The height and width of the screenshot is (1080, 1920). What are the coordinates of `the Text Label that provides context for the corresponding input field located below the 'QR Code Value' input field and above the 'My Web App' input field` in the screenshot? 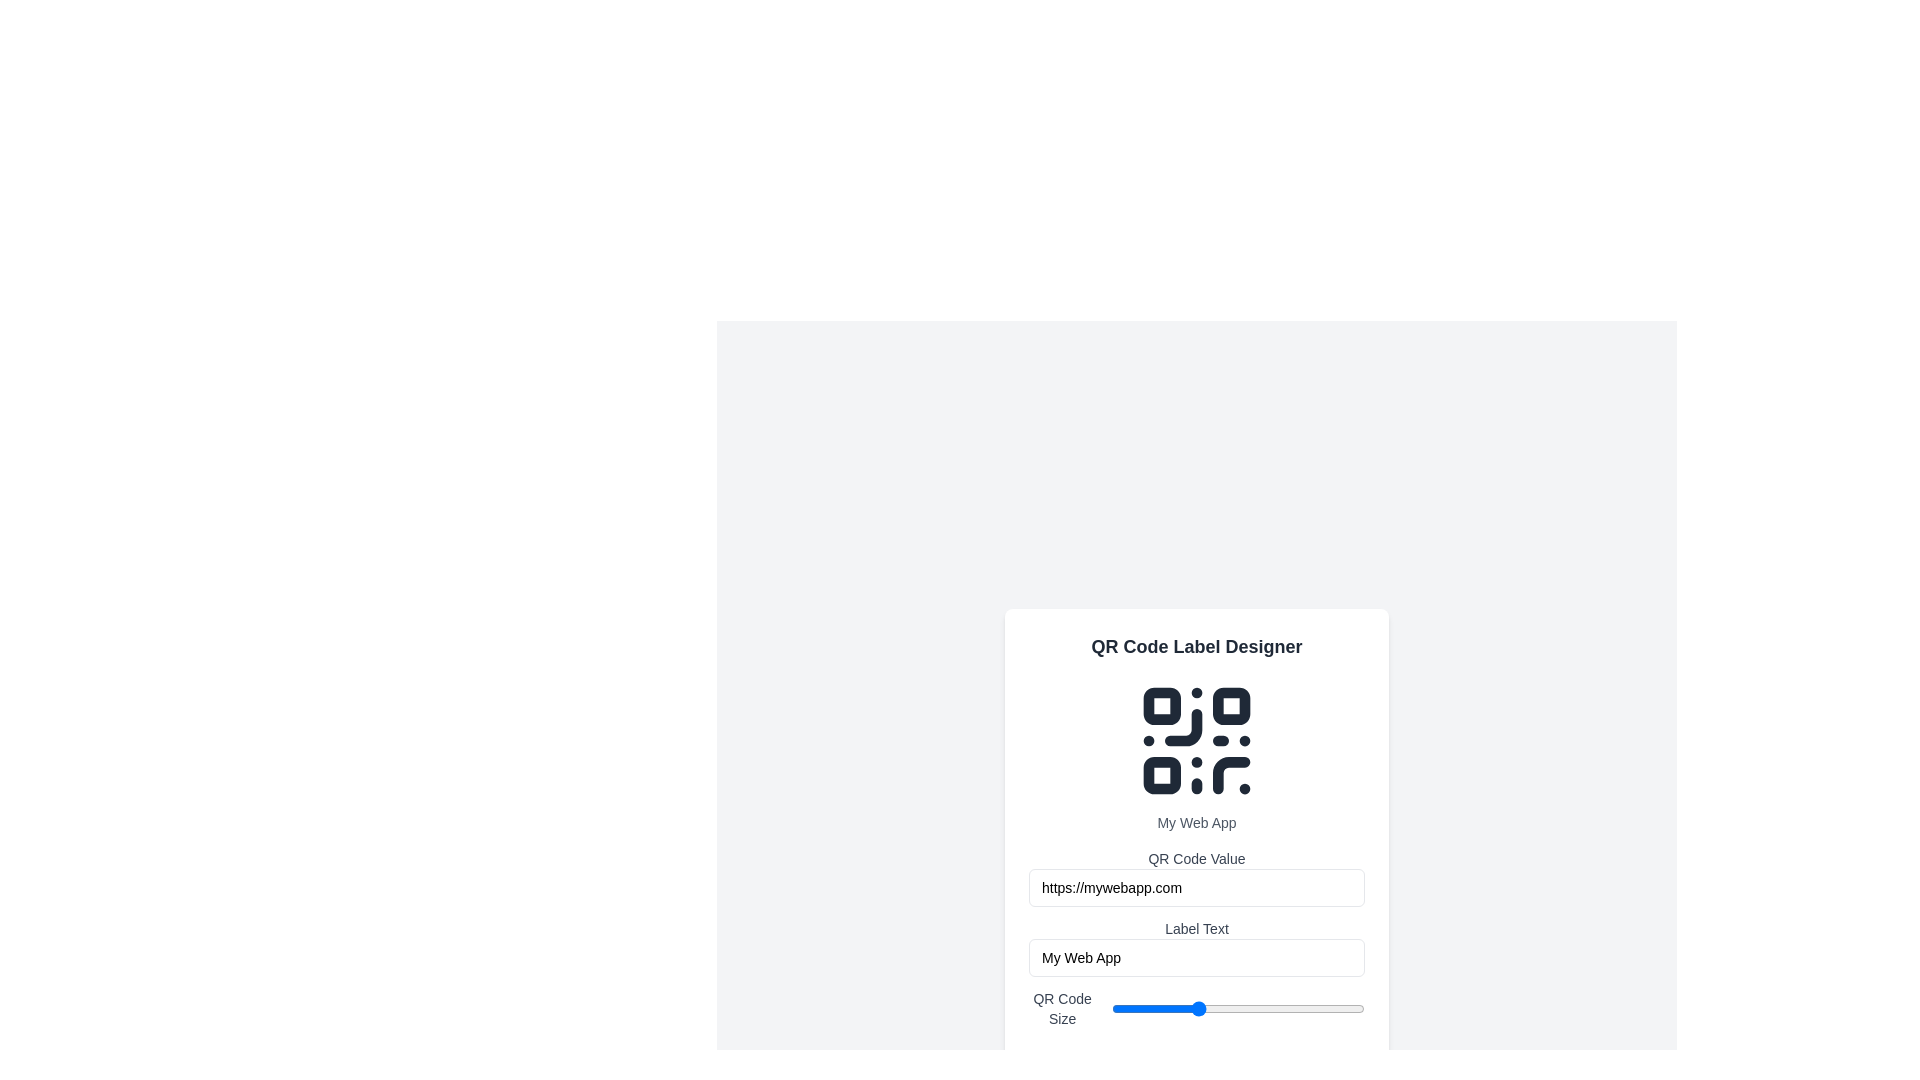 It's located at (1196, 929).